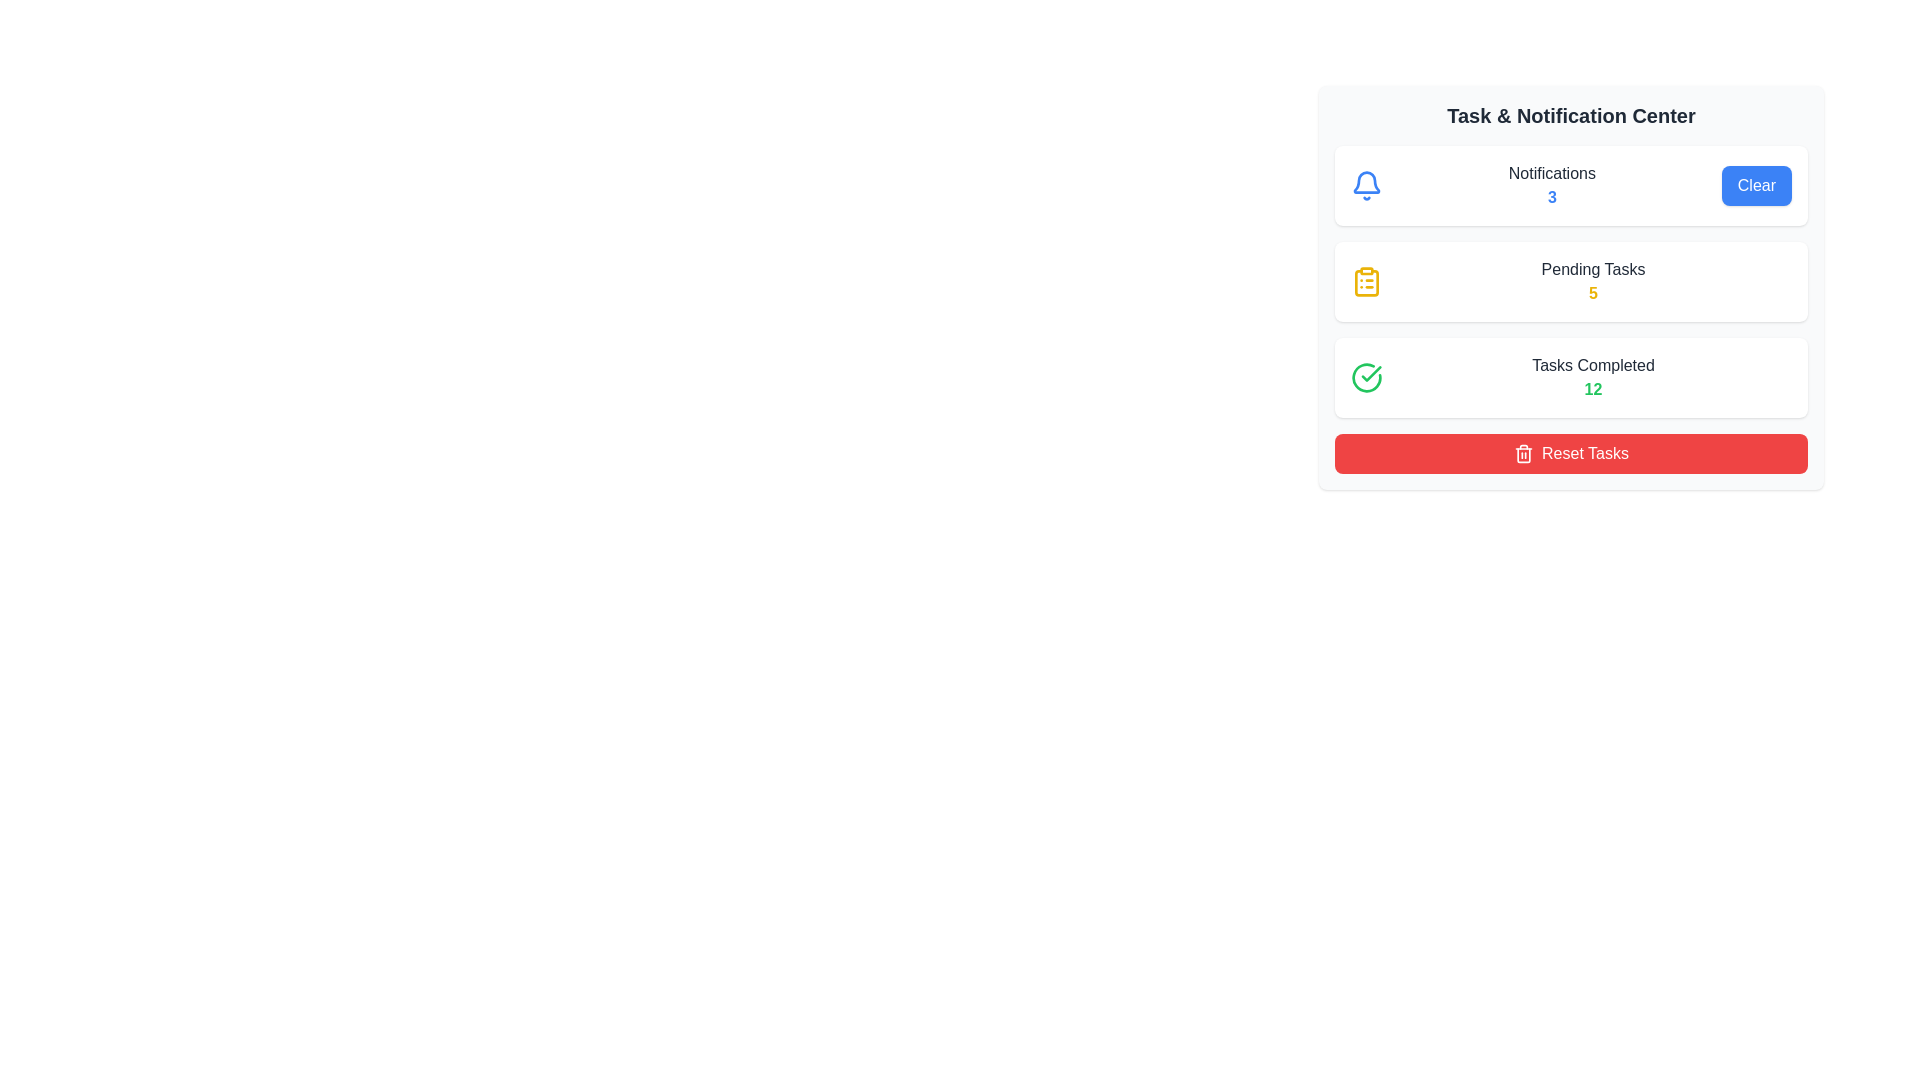 The image size is (1920, 1080). I want to click on the label in the Task & Notification Center that describes the count of tasks completed, positioned above the bold number '12', so click(1592, 366).